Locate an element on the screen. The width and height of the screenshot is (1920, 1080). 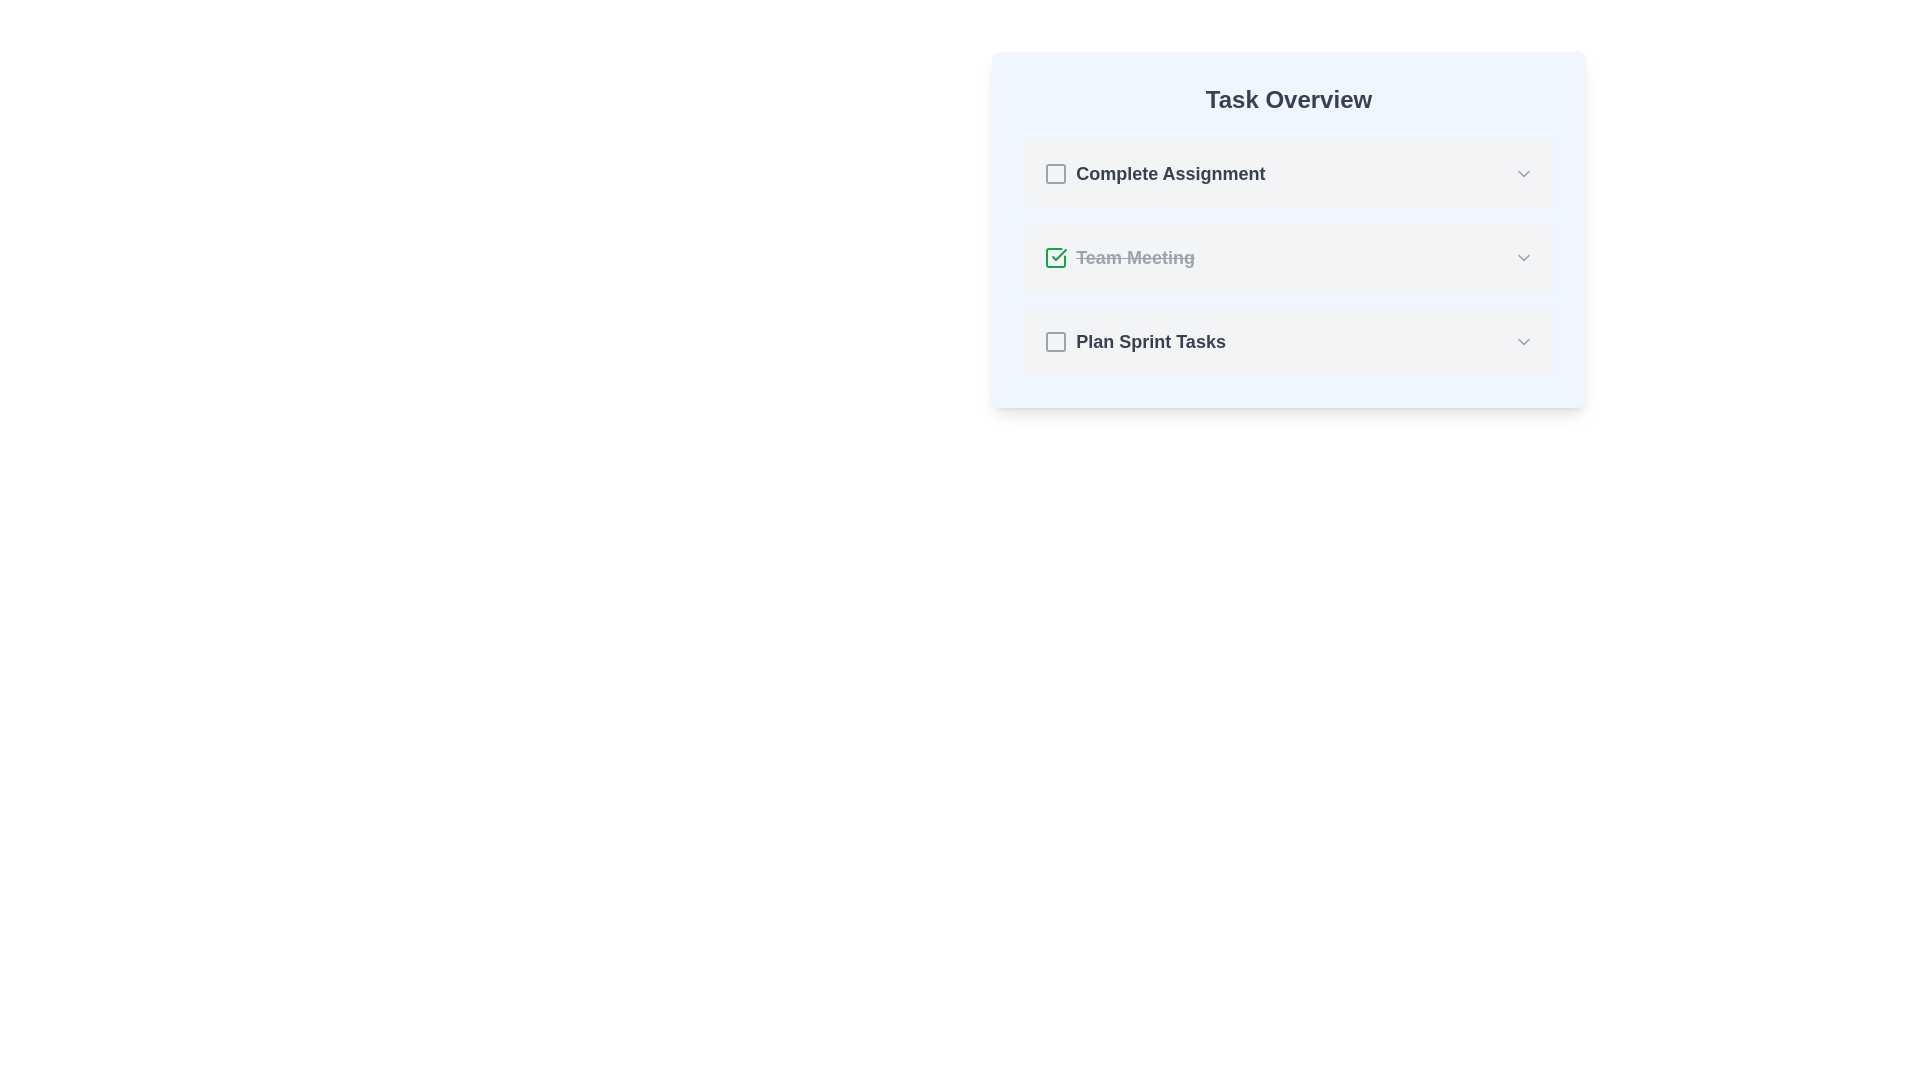
the unchecked checkbox within the 'Task Overview' box under the 'Plan Sprint Tasks' task is located at coordinates (1055, 341).